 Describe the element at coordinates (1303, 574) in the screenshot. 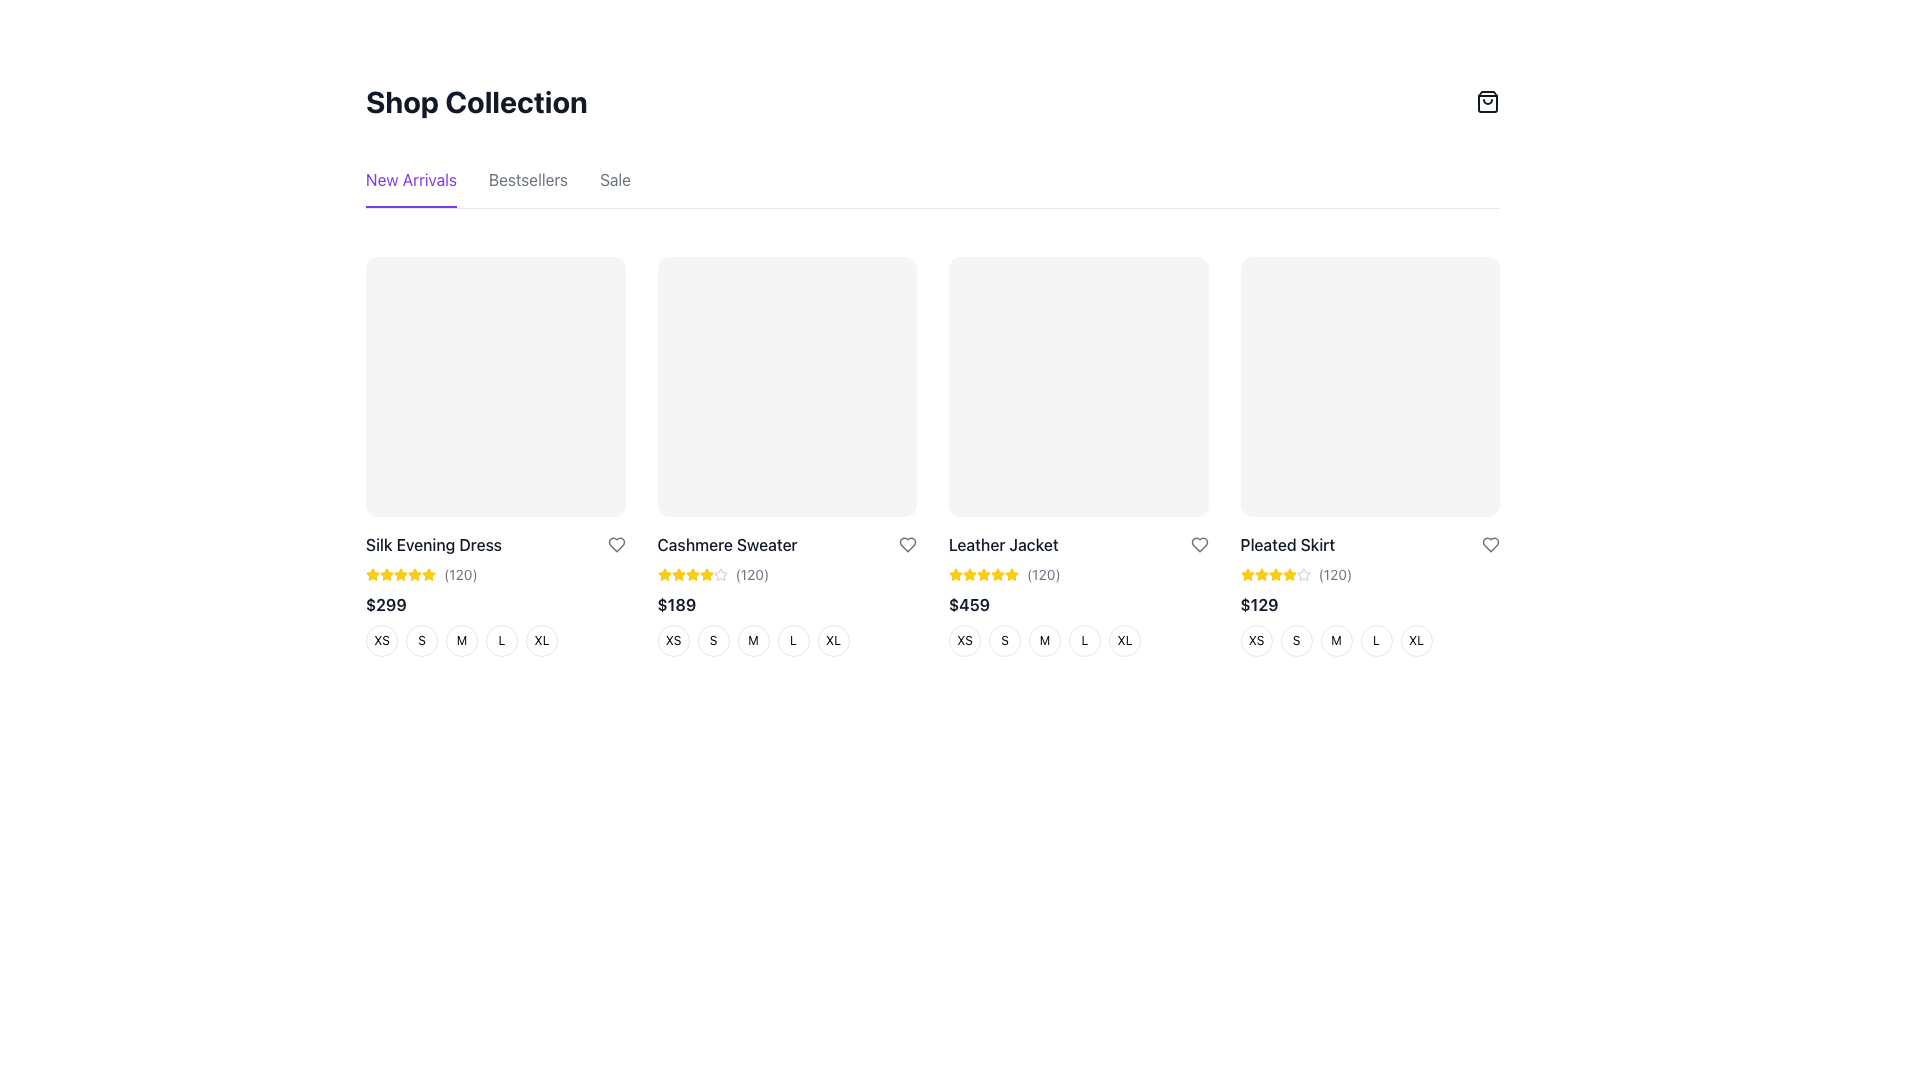

I see `the last star icon under the 'Pleated Skirt' product, which indicates an inactive or unrated state in the rating system` at that location.